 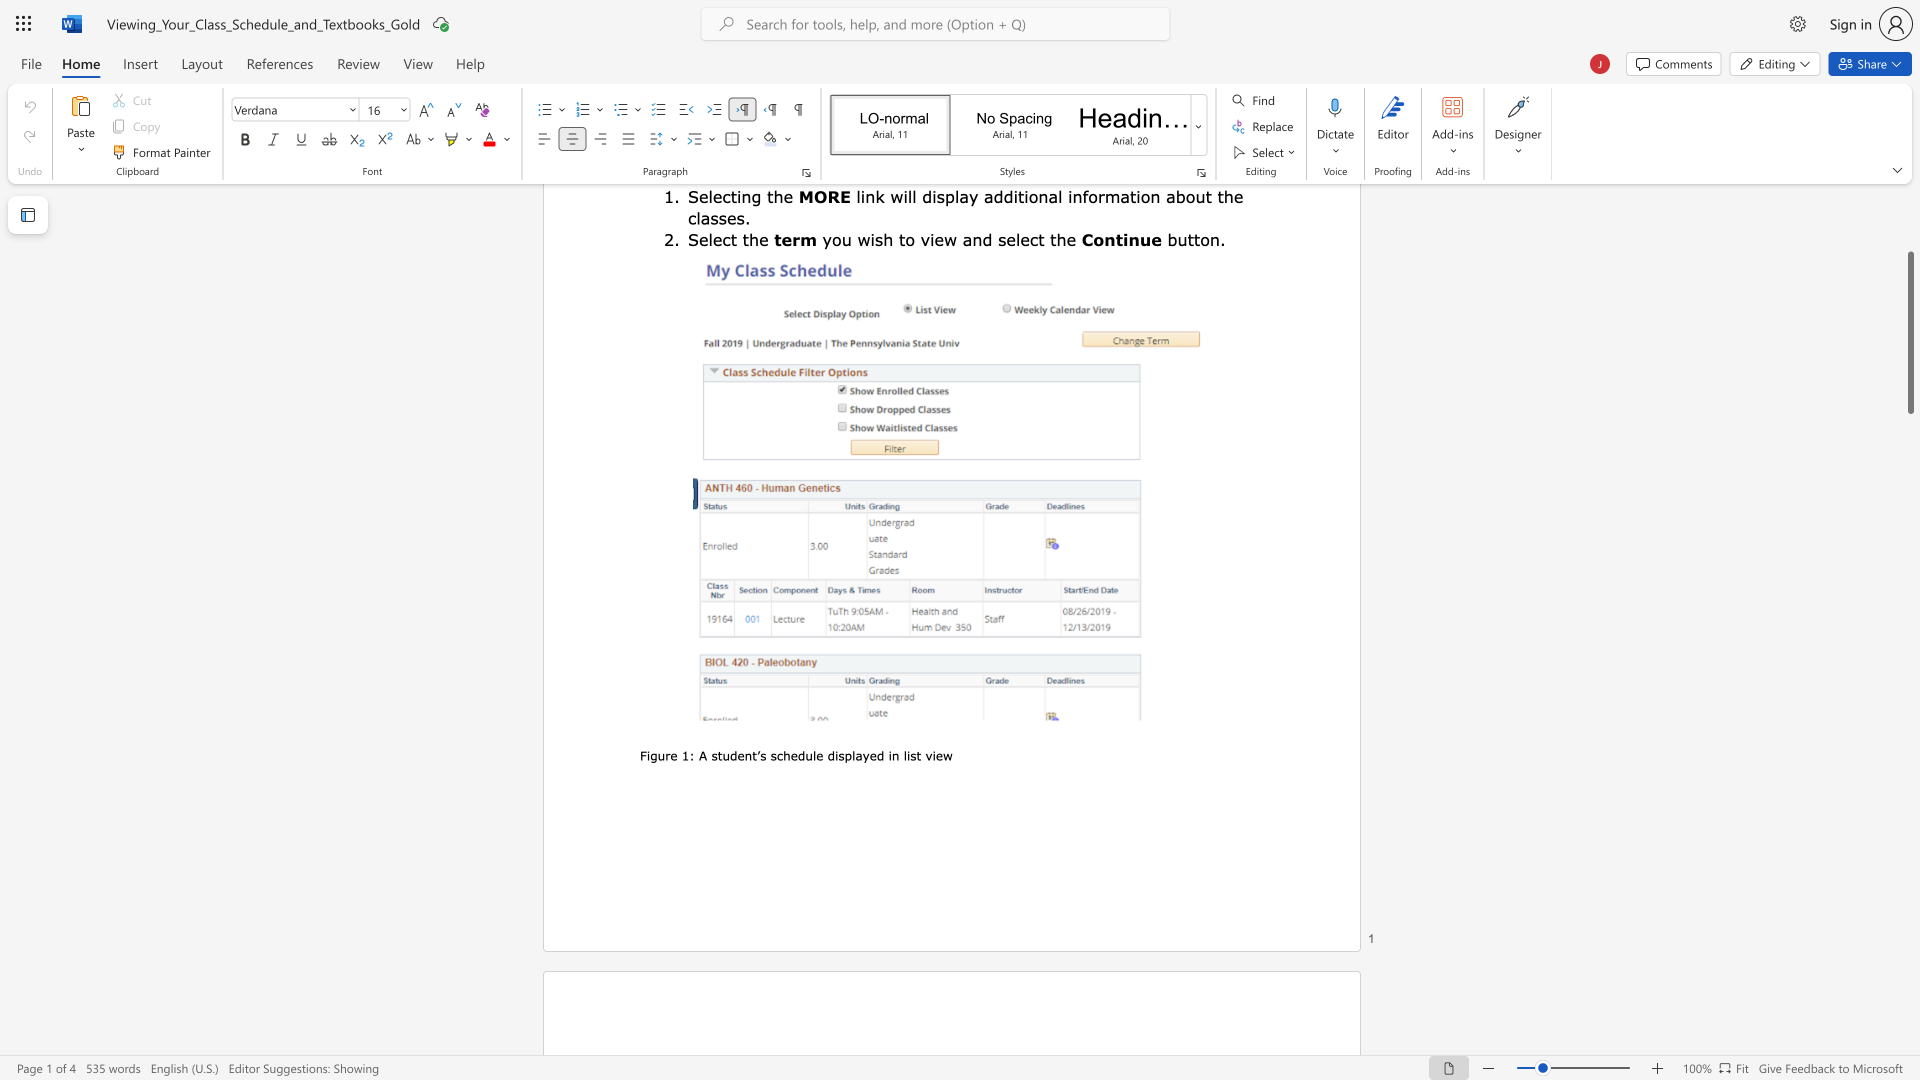 What do you see at coordinates (1909, 331) in the screenshot?
I see `the scrollbar and move down 1290 pixels` at bounding box center [1909, 331].